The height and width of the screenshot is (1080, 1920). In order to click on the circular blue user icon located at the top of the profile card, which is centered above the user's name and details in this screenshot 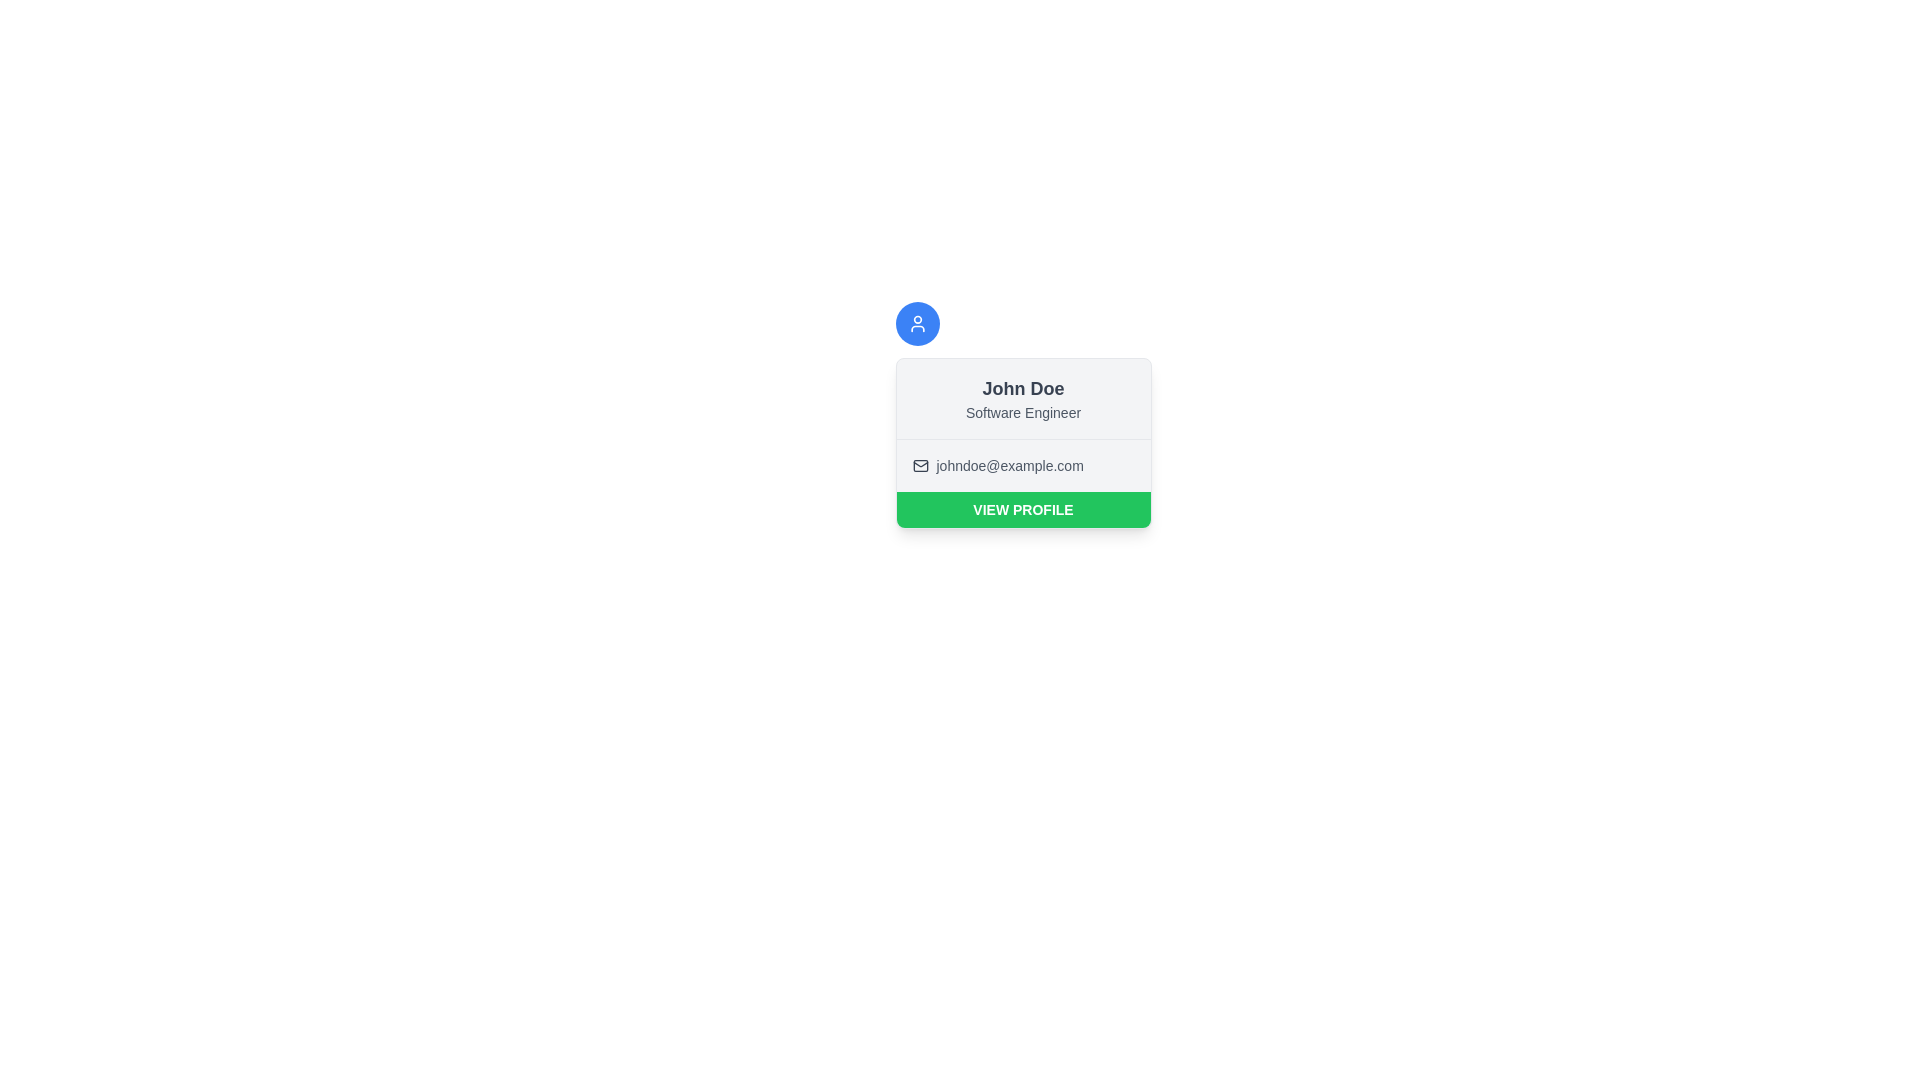, I will do `click(916, 323)`.